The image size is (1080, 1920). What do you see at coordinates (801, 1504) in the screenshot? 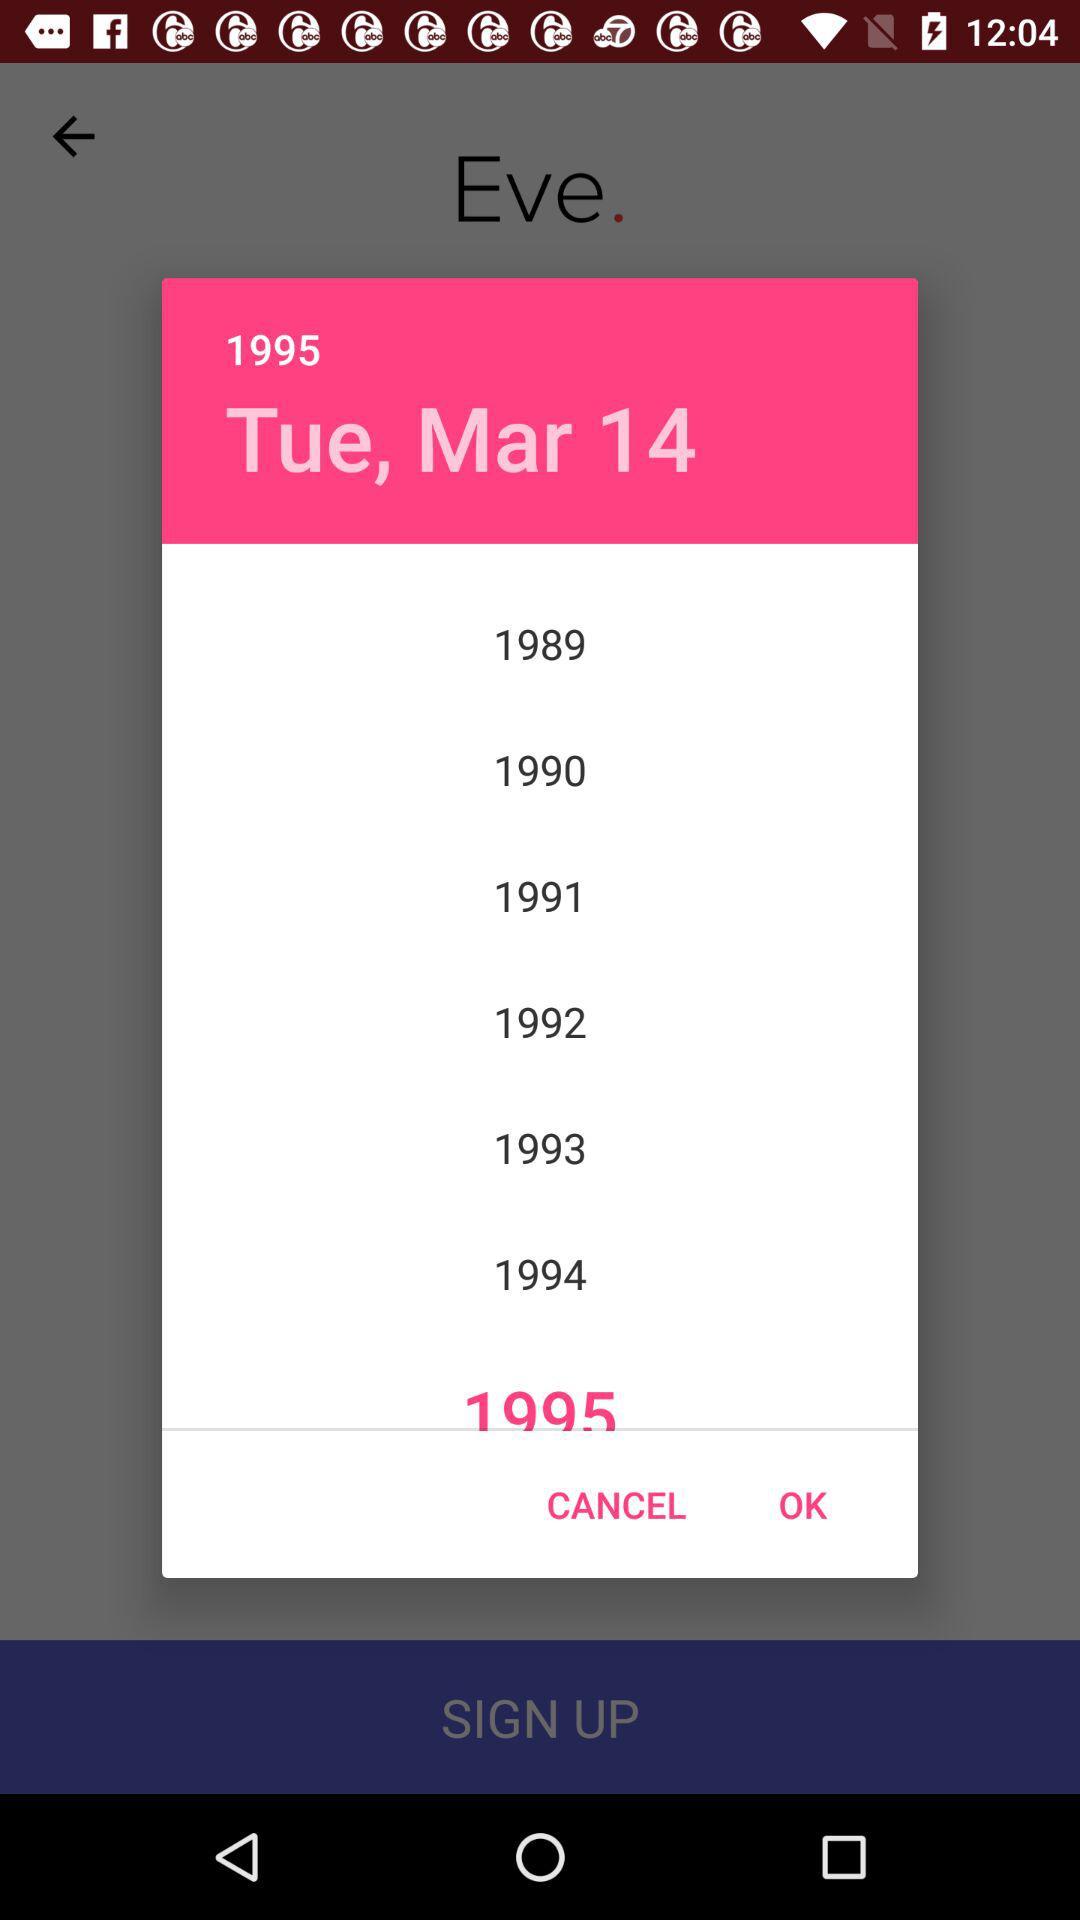
I see `item to the right of the cancel icon` at bounding box center [801, 1504].